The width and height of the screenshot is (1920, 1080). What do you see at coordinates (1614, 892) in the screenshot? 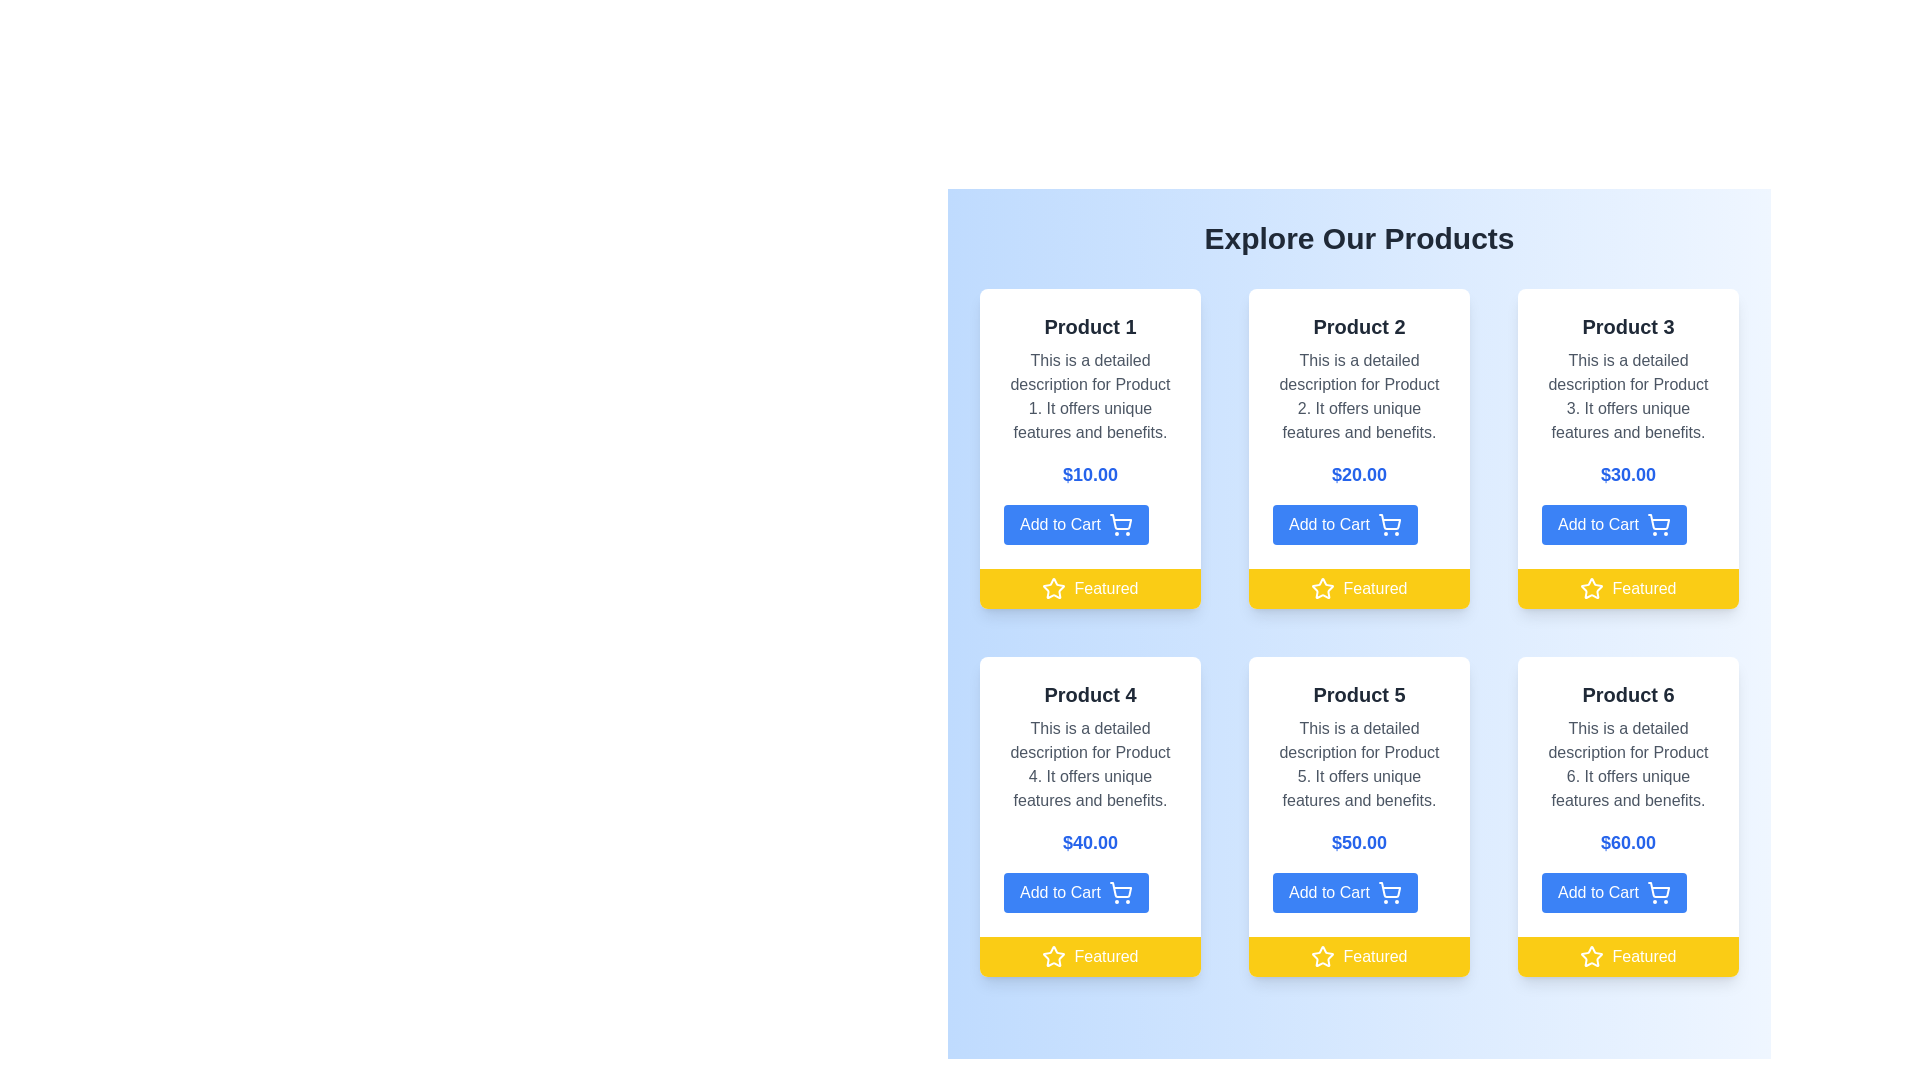
I see `the 'Add to Cart' button for 'Product 6'` at bounding box center [1614, 892].